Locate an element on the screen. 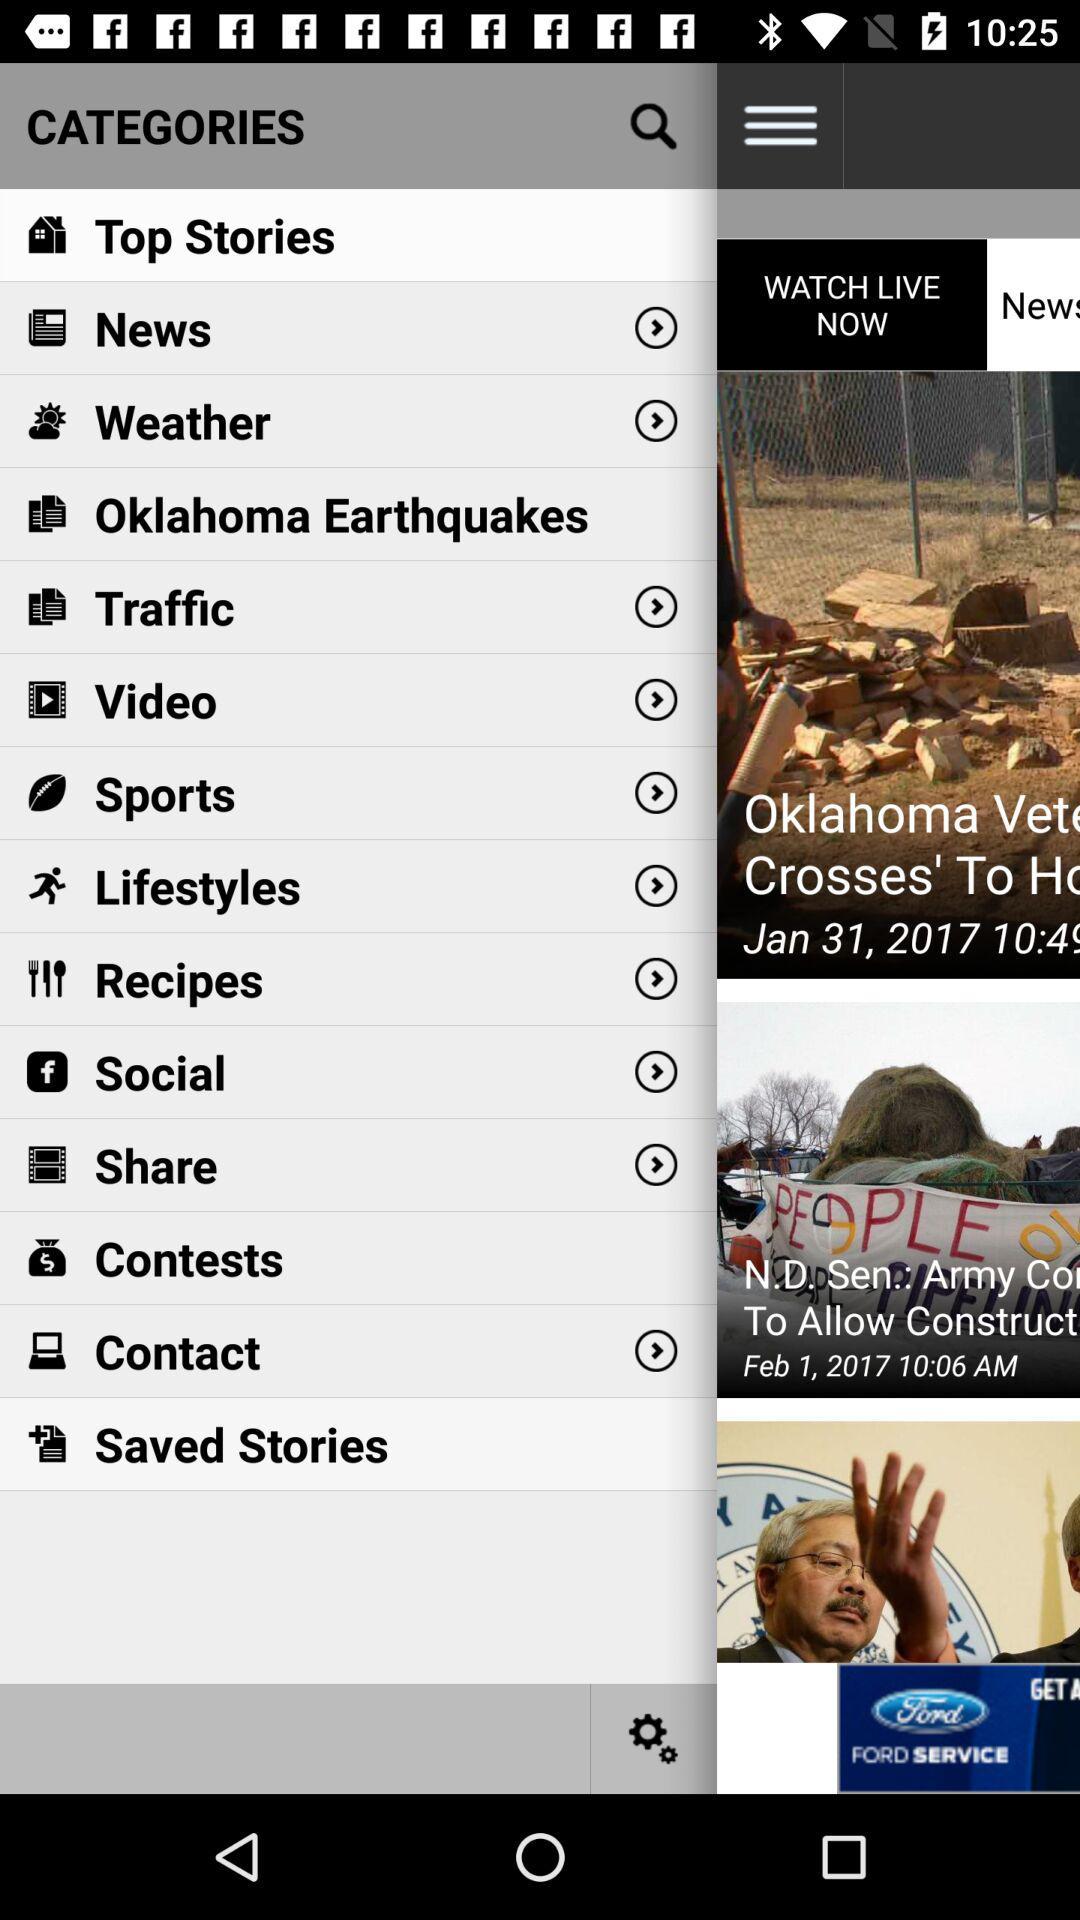  open advertisement is located at coordinates (957, 1727).